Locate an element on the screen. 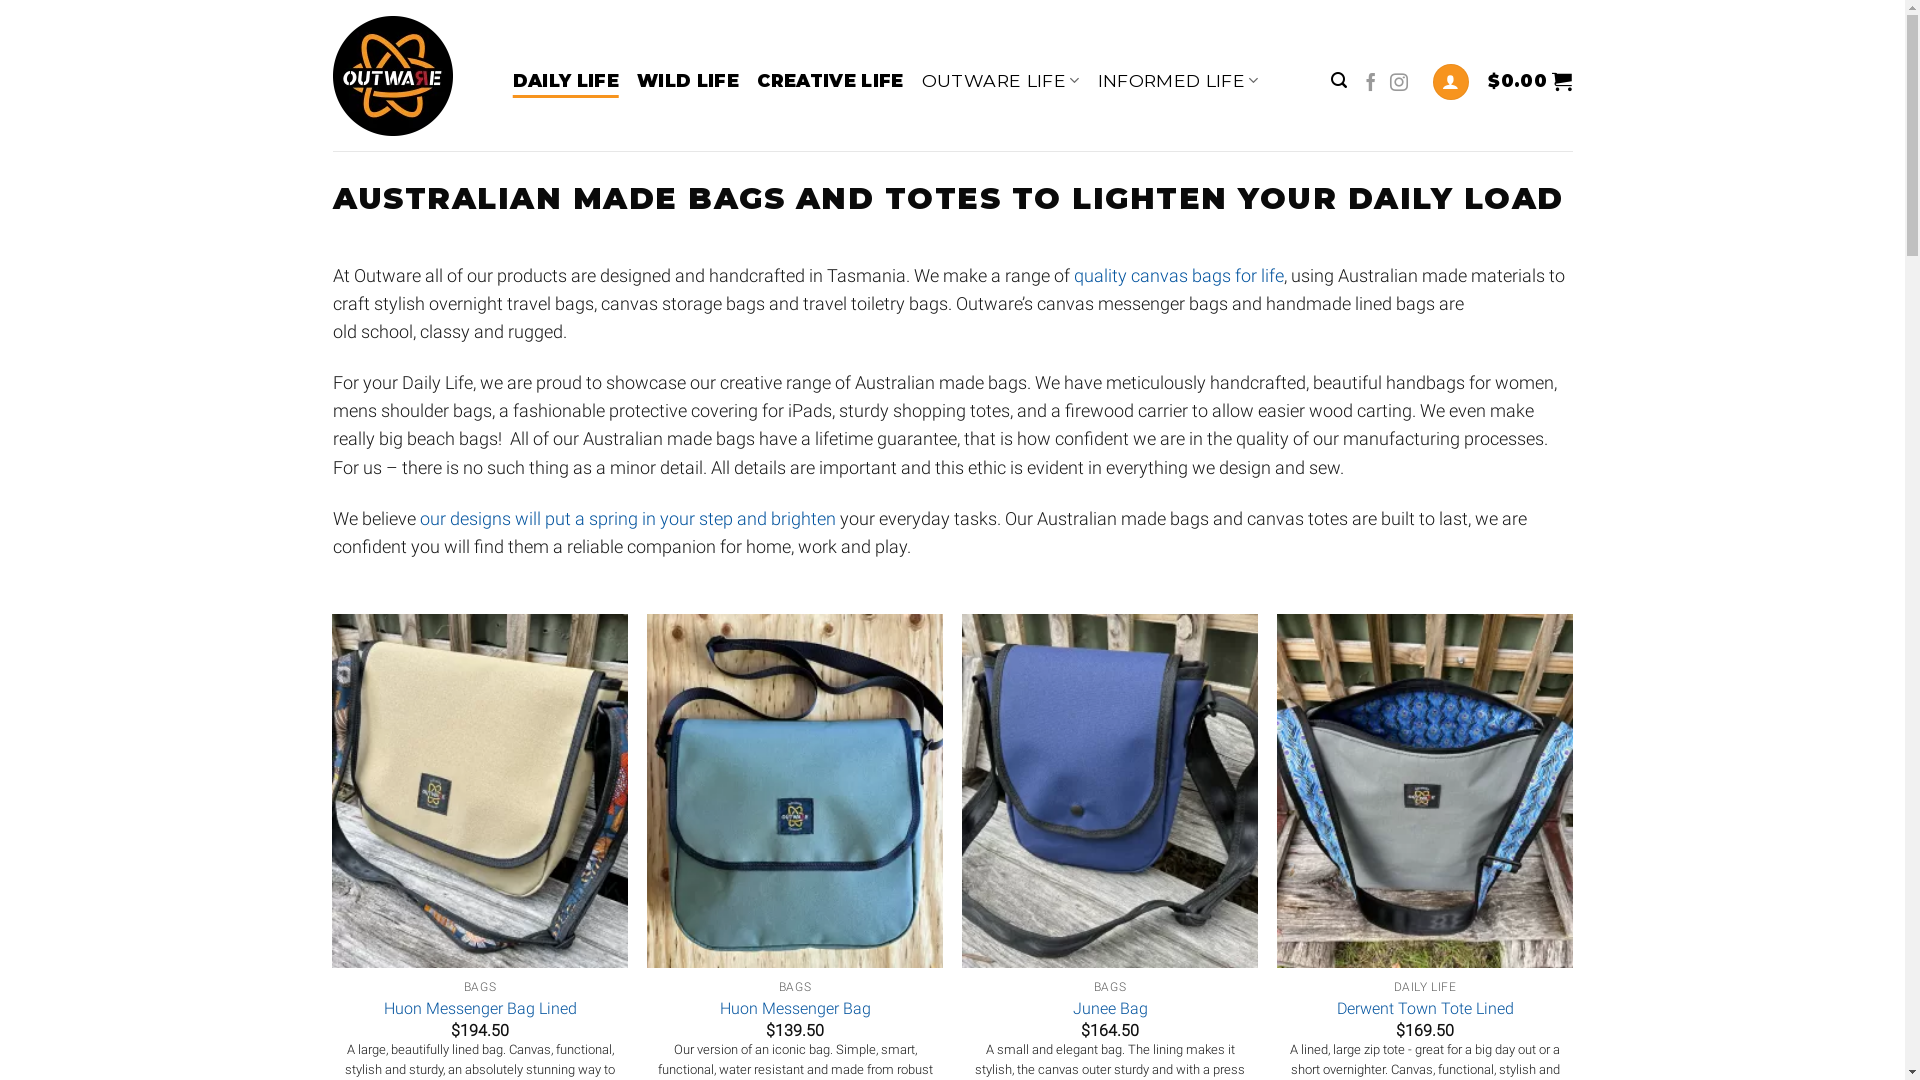 The height and width of the screenshot is (1080, 1920). 'DAILY LIFE' is located at coordinates (564, 79).